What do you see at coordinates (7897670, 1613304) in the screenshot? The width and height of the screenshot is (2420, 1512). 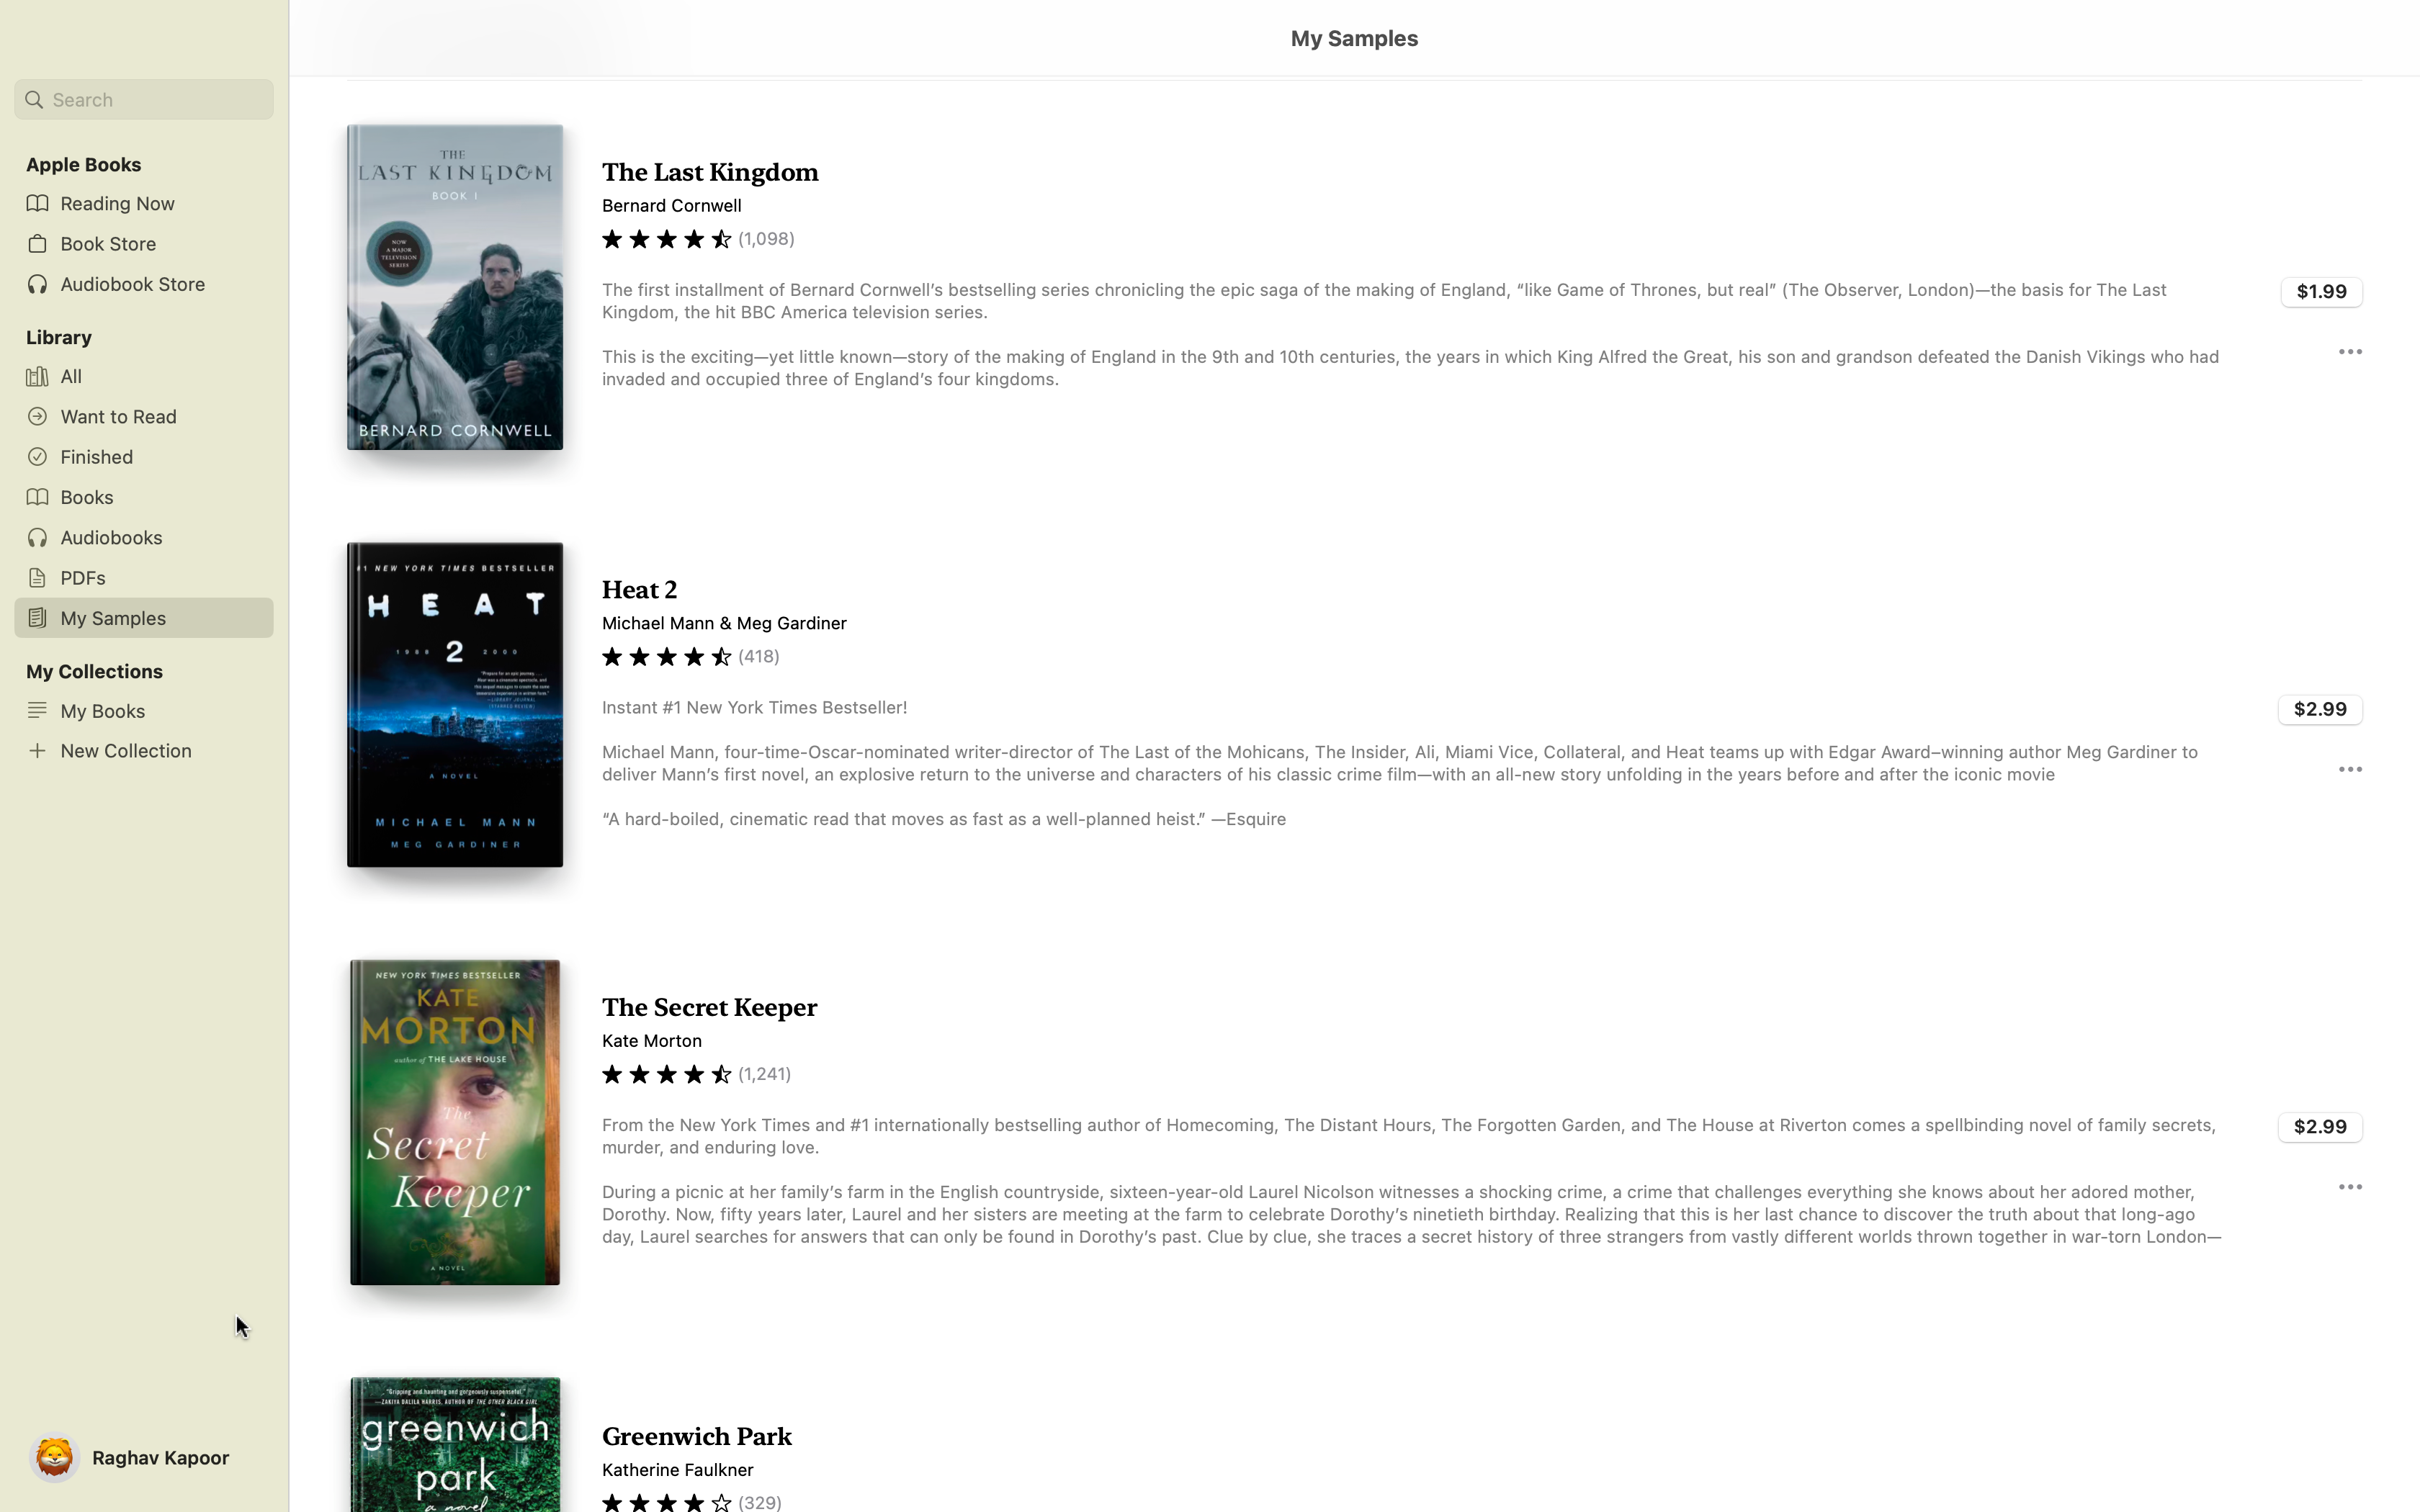 I see `more choices available under "Heat 2` at bounding box center [7897670, 1613304].